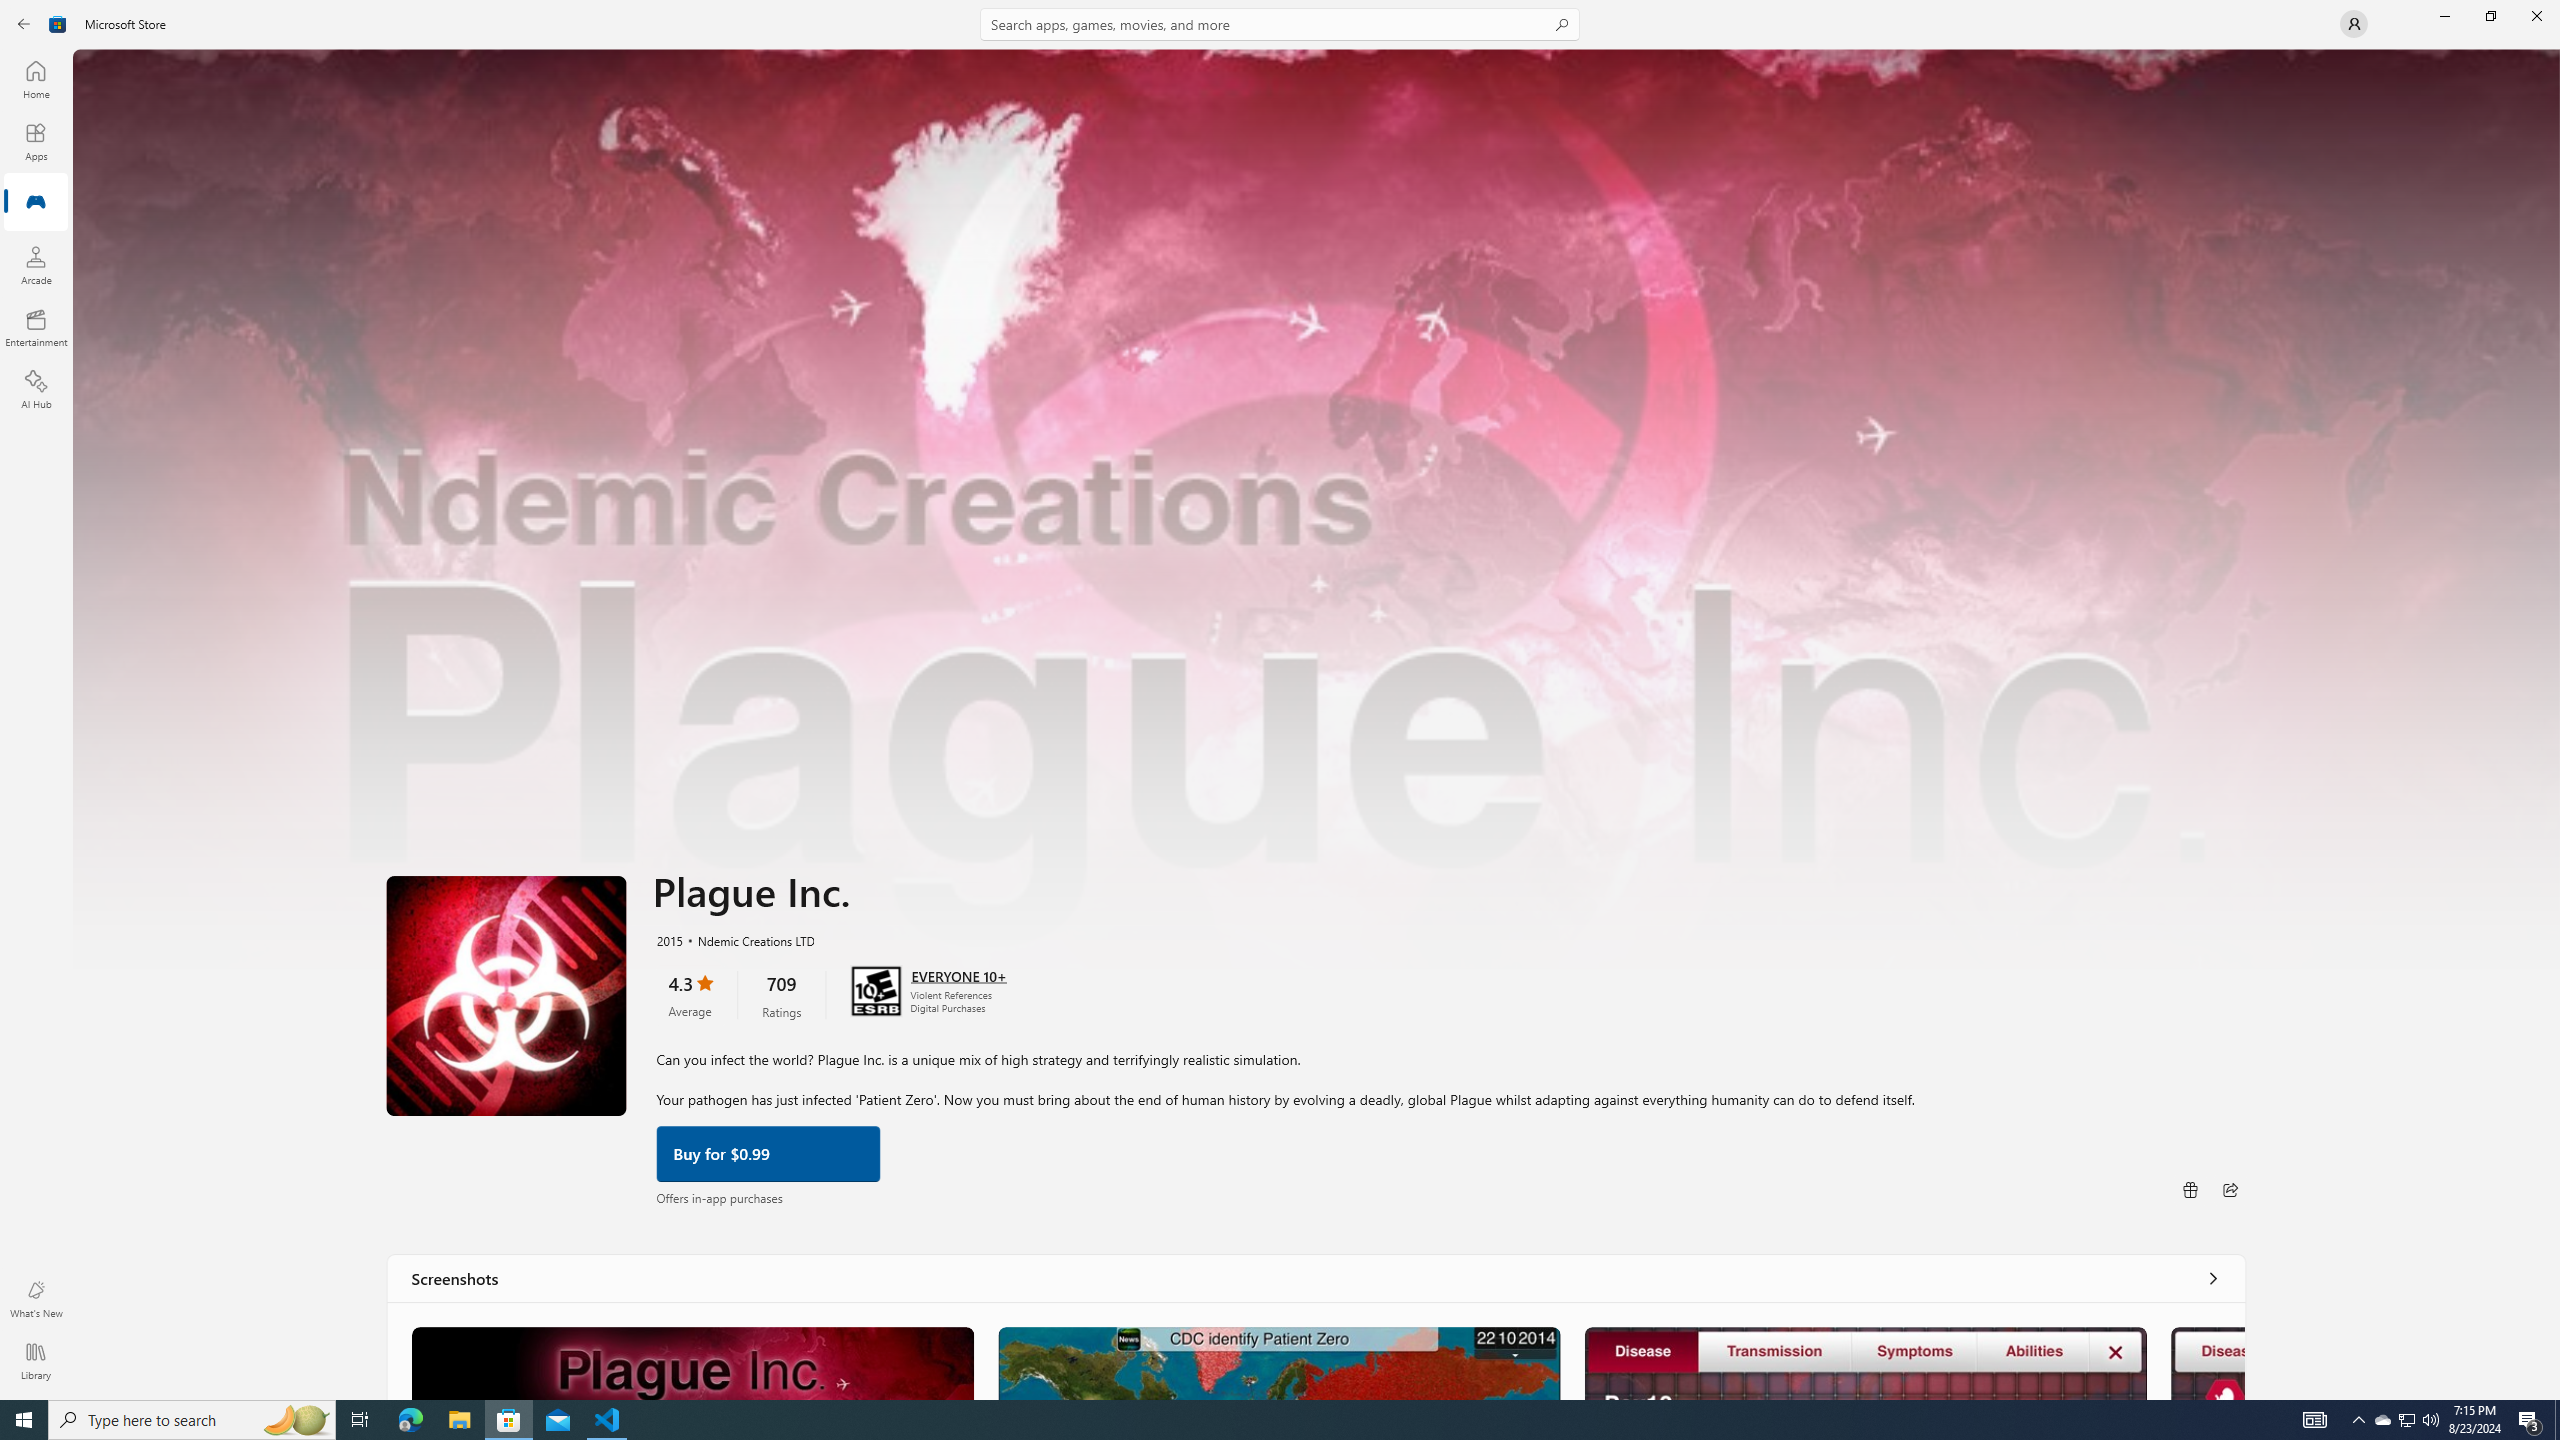 Image resolution: width=2560 pixels, height=1440 pixels. Describe the element at coordinates (34, 326) in the screenshot. I see `'Entertainment'` at that location.